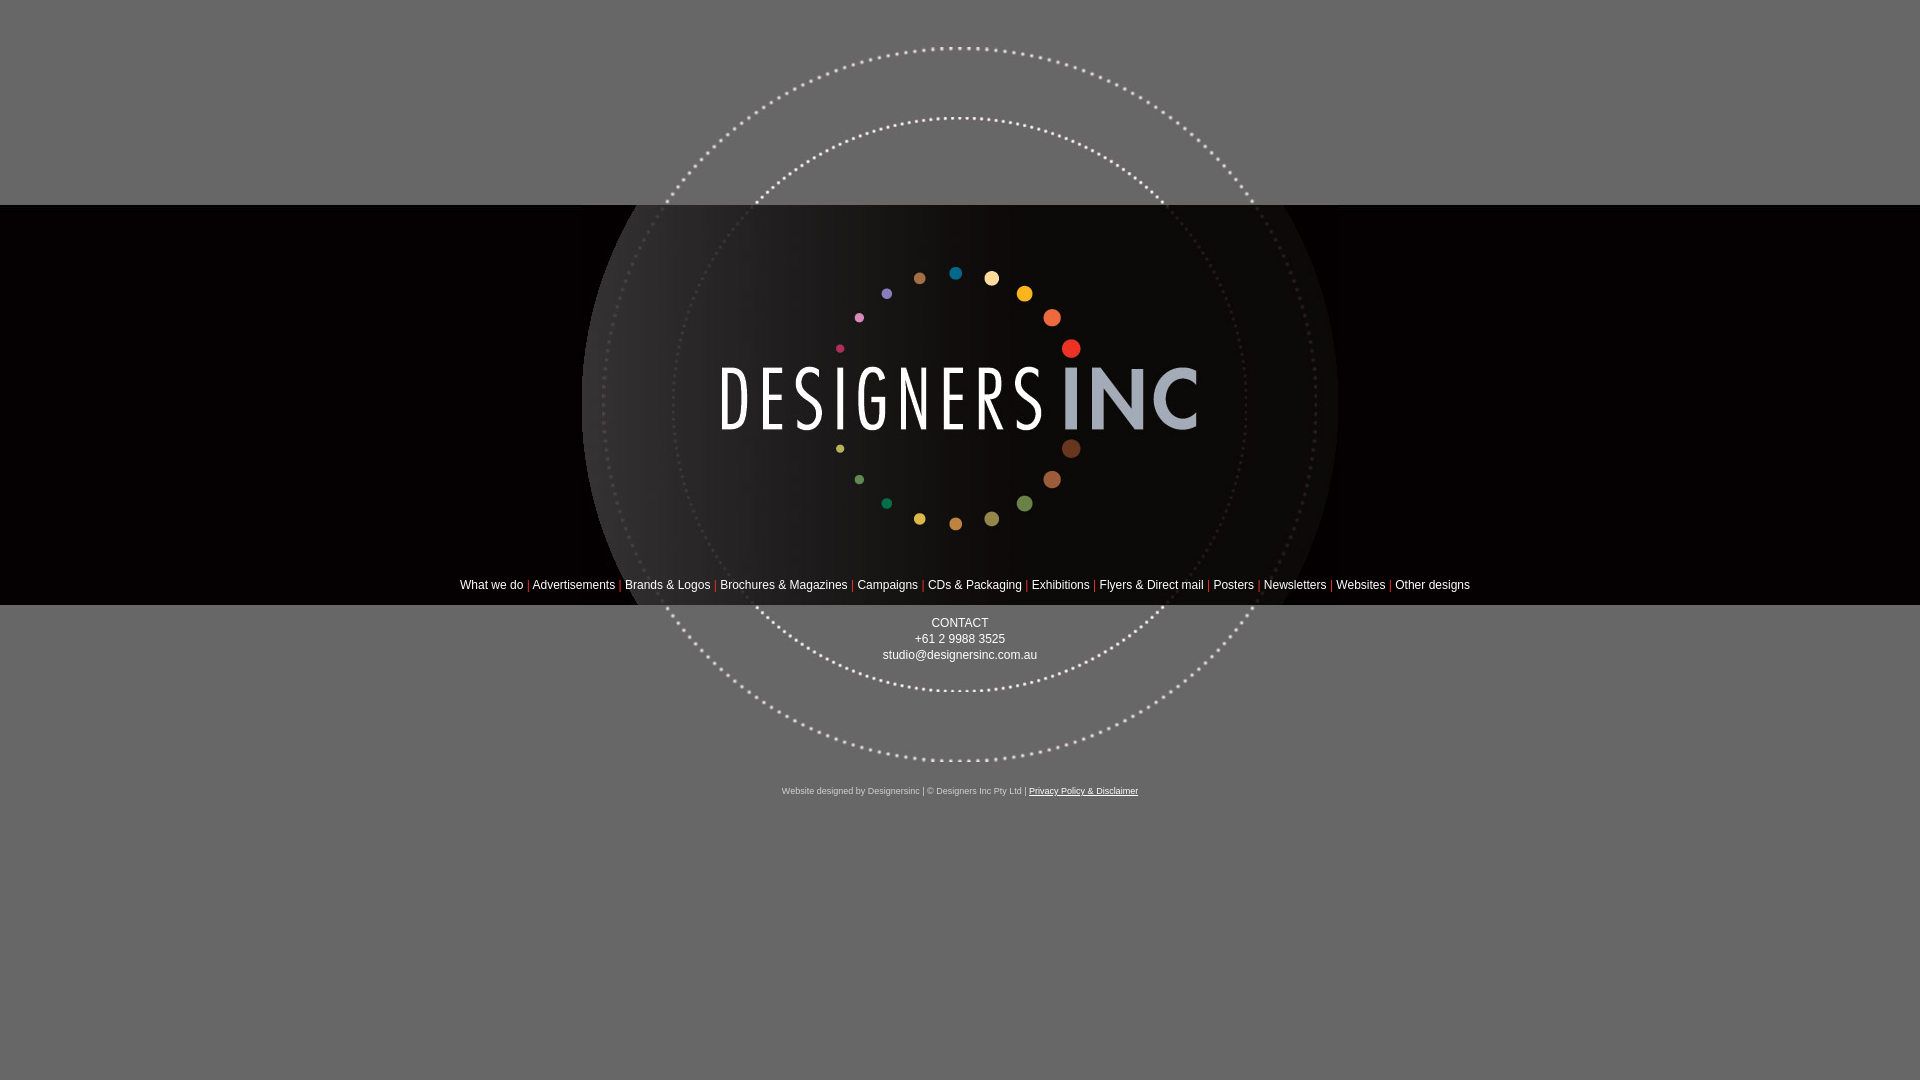 The width and height of the screenshot is (1920, 1080). What do you see at coordinates (960, 655) in the screenshot?
I see `'studio@designersinc.com.au'` at bounding box center [960, 655].